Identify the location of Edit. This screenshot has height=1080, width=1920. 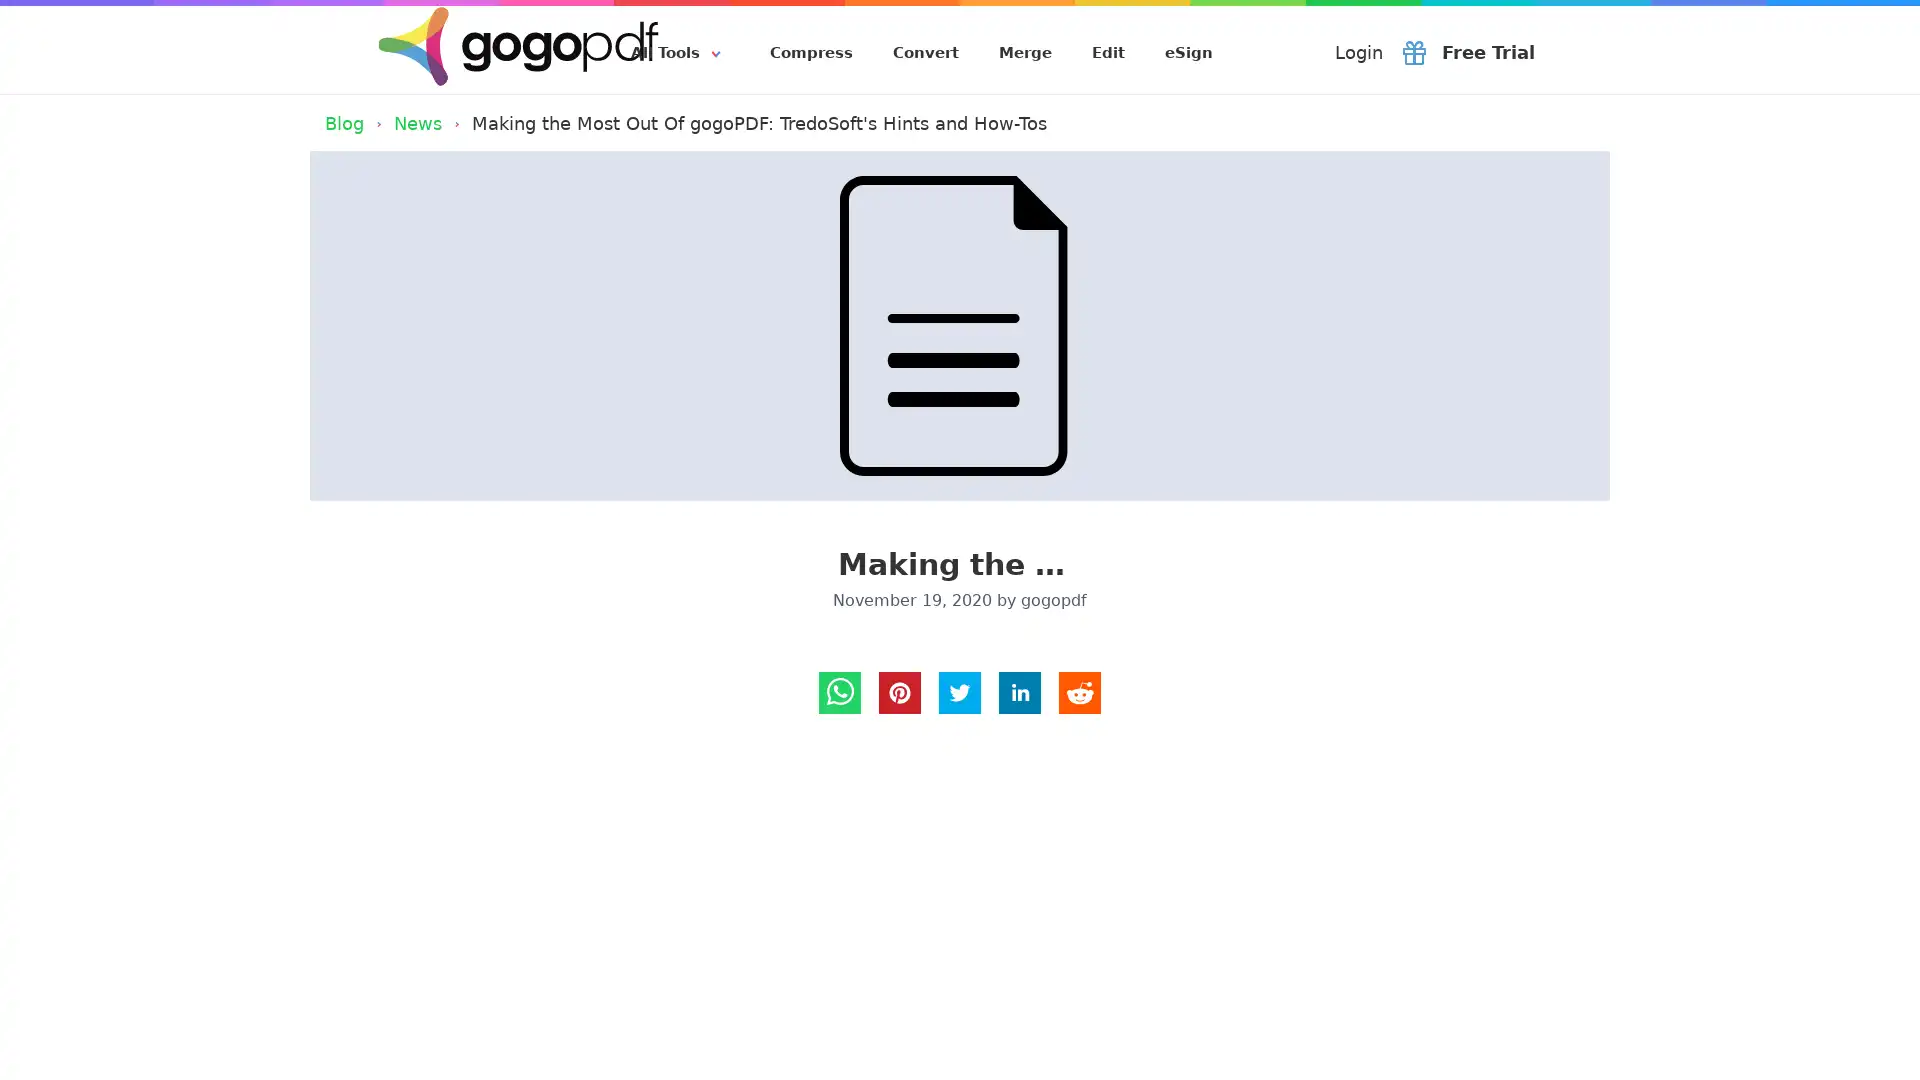
(1107, 51).